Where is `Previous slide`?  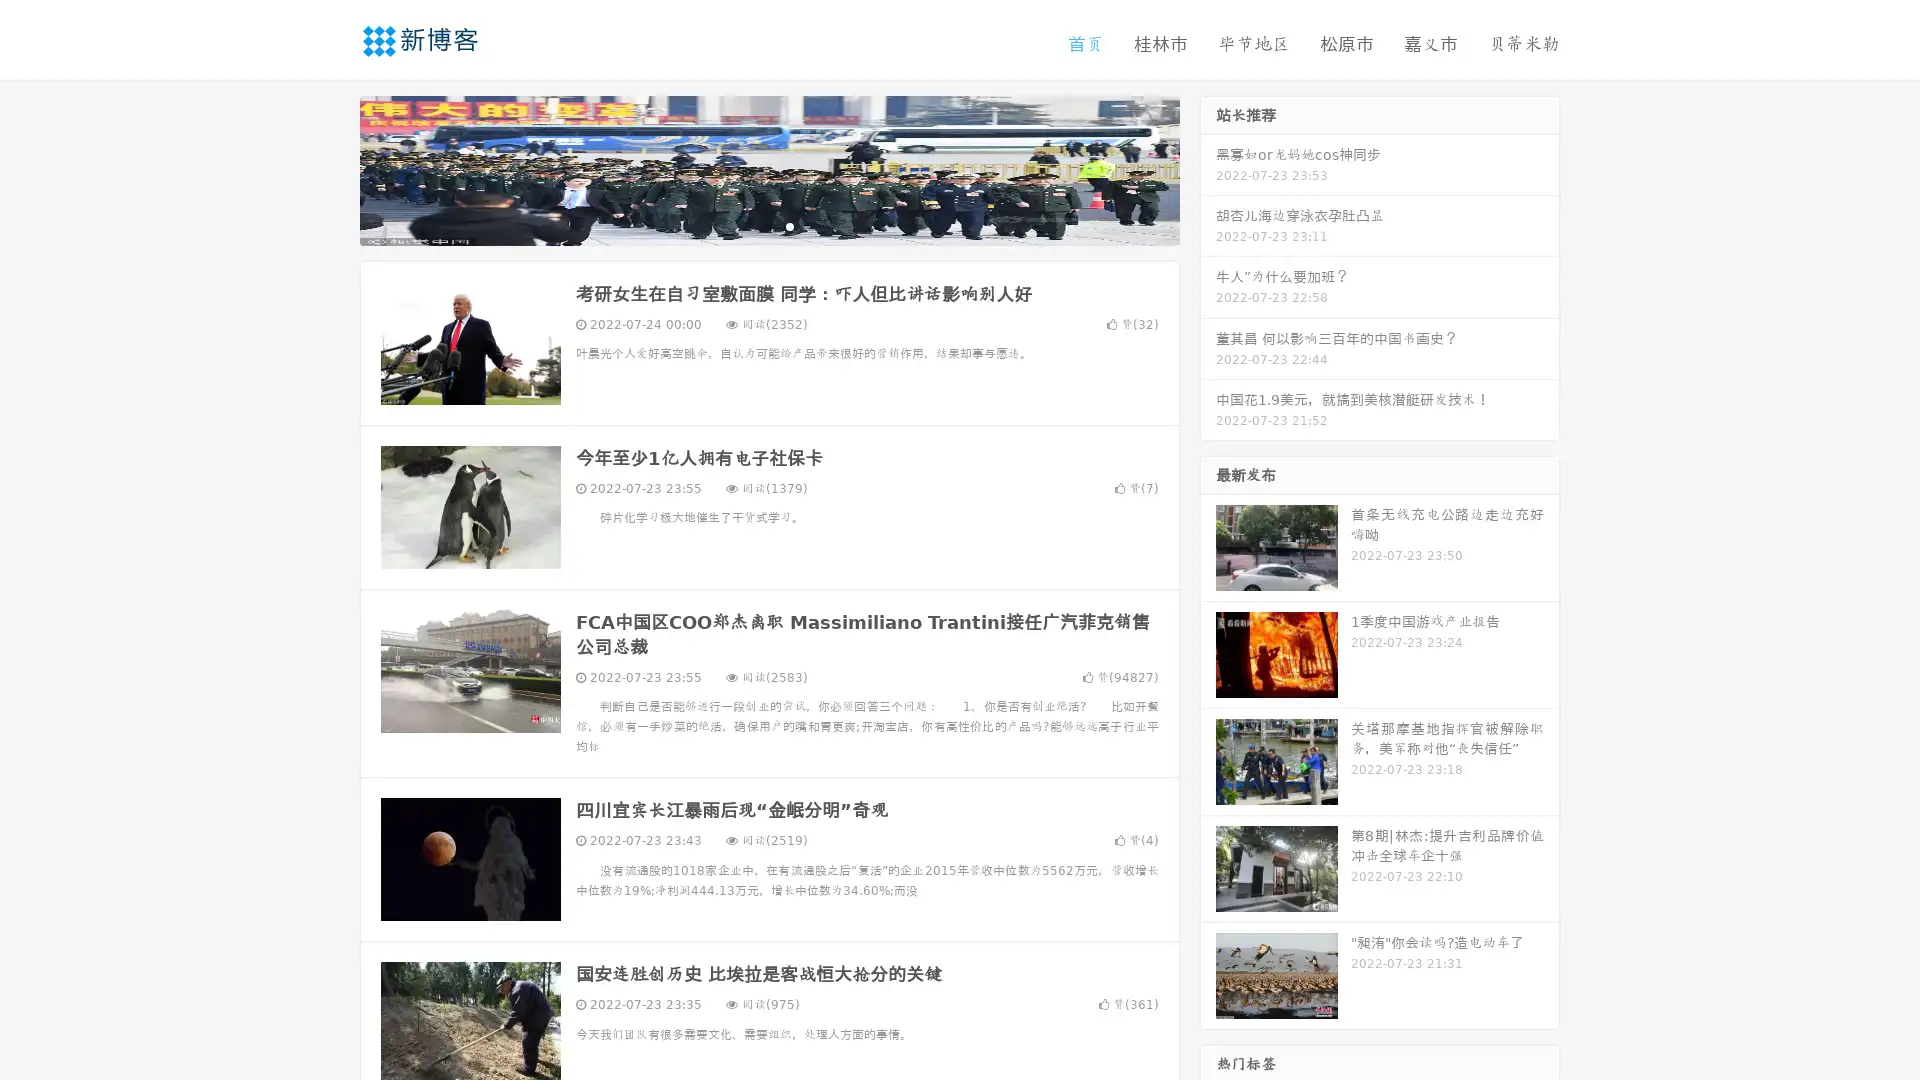
Previous slide is located at coordinates (330, 168).